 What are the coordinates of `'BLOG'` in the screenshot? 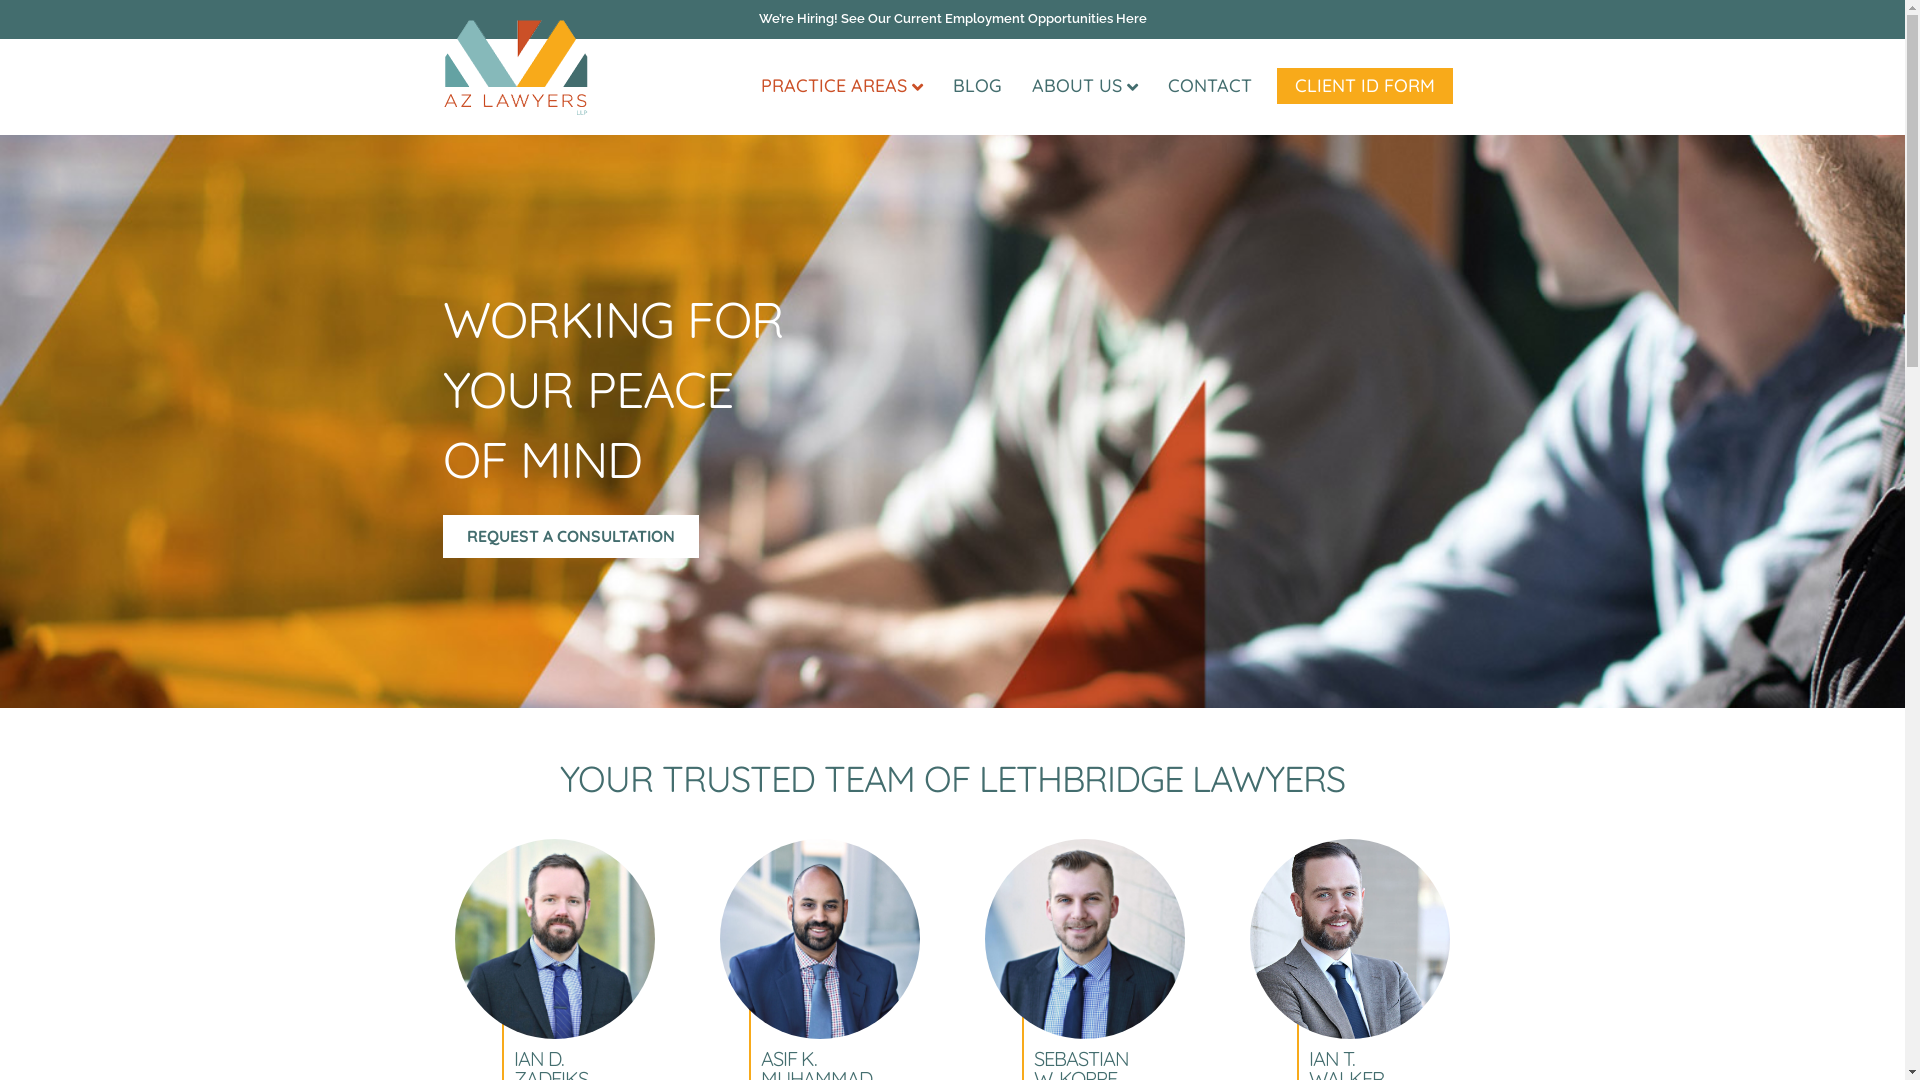 It's located at (977, 84).